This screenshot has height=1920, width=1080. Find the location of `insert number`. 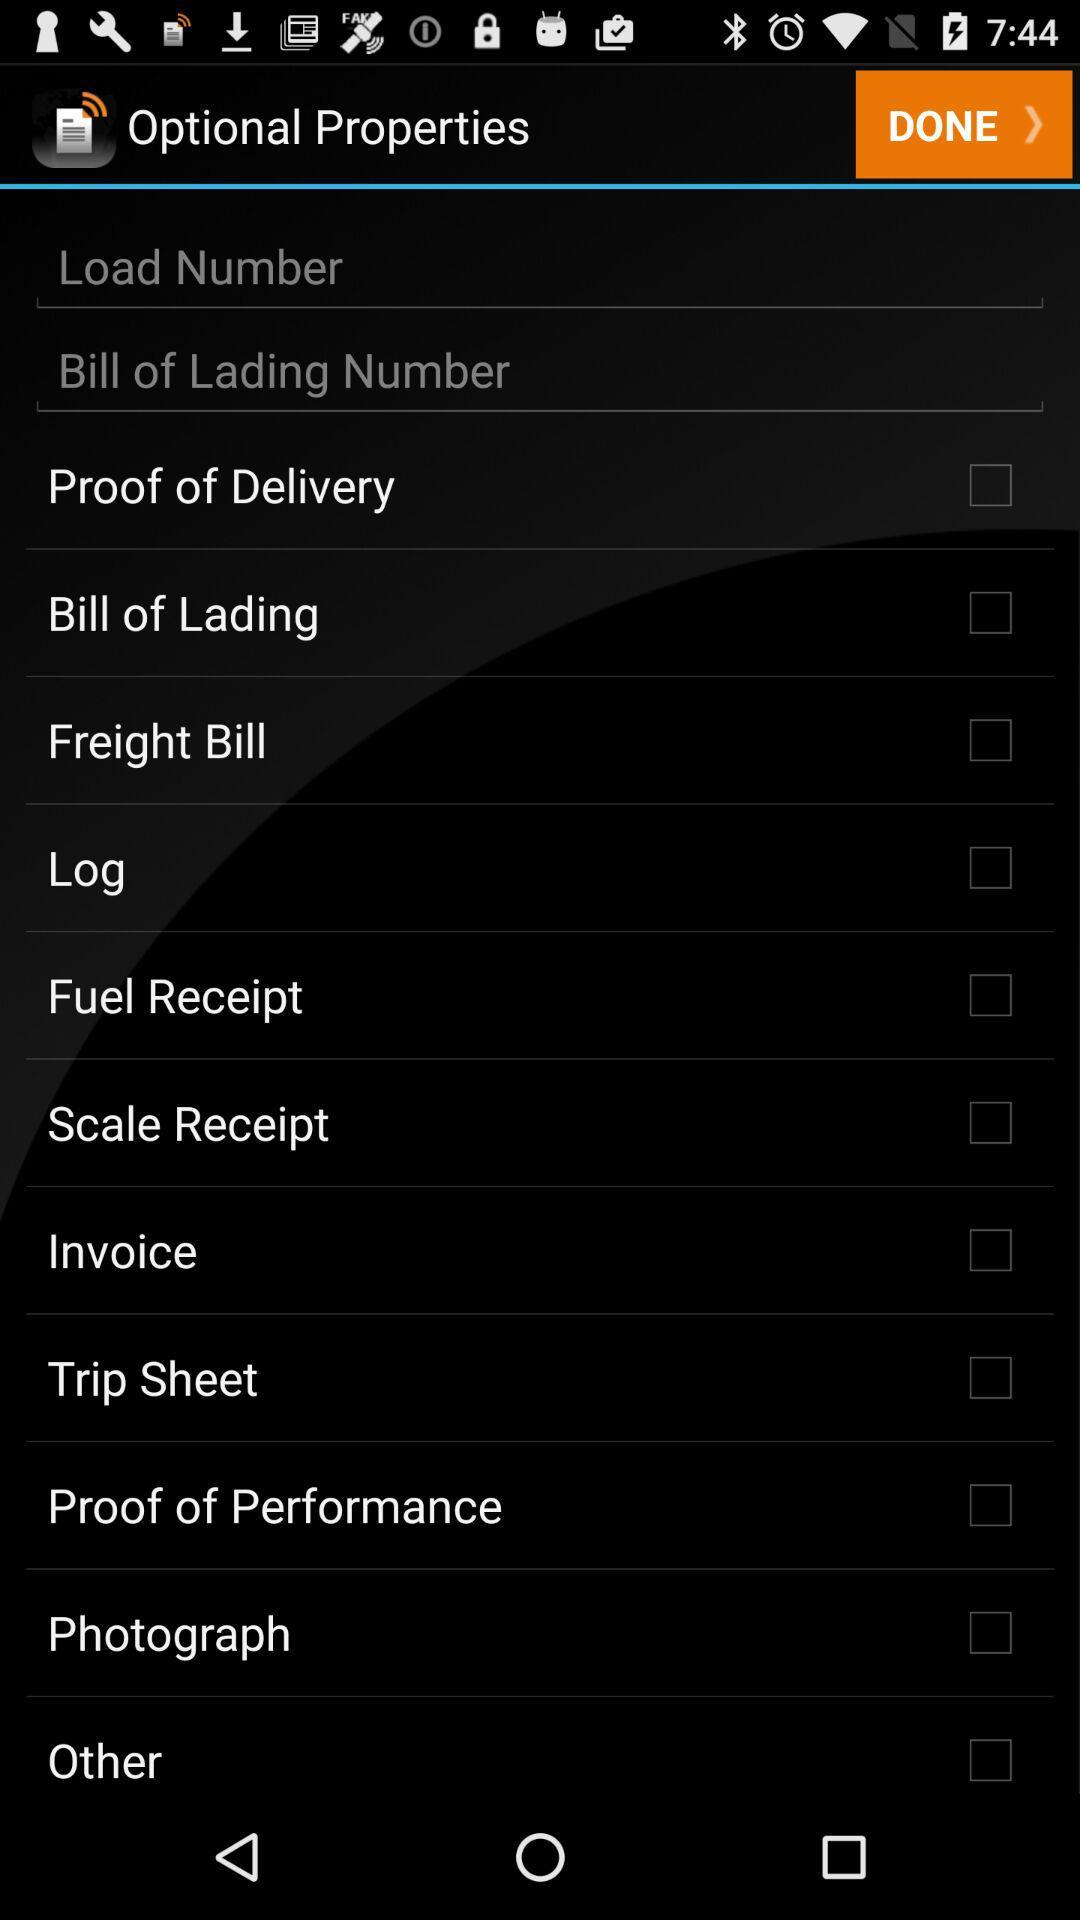

insert number is located at coordinates (540, 370).